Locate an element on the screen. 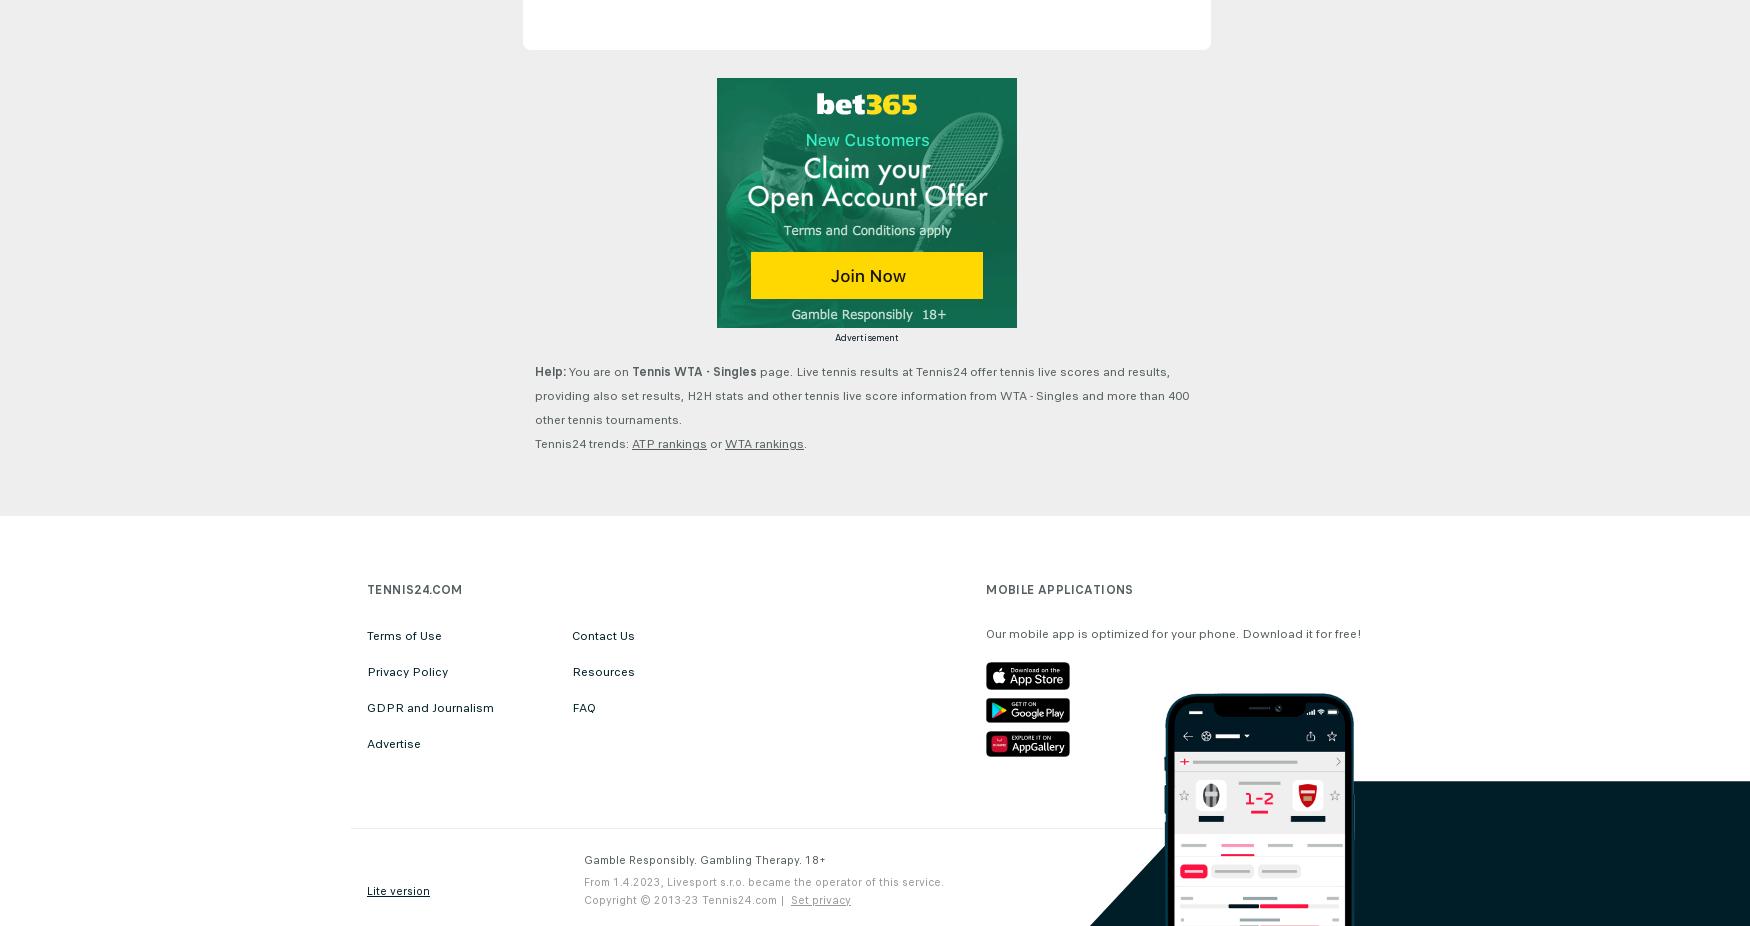 This screenshot has height=926, width=1750. 'Lite version' is located at coordinates (397, 890).